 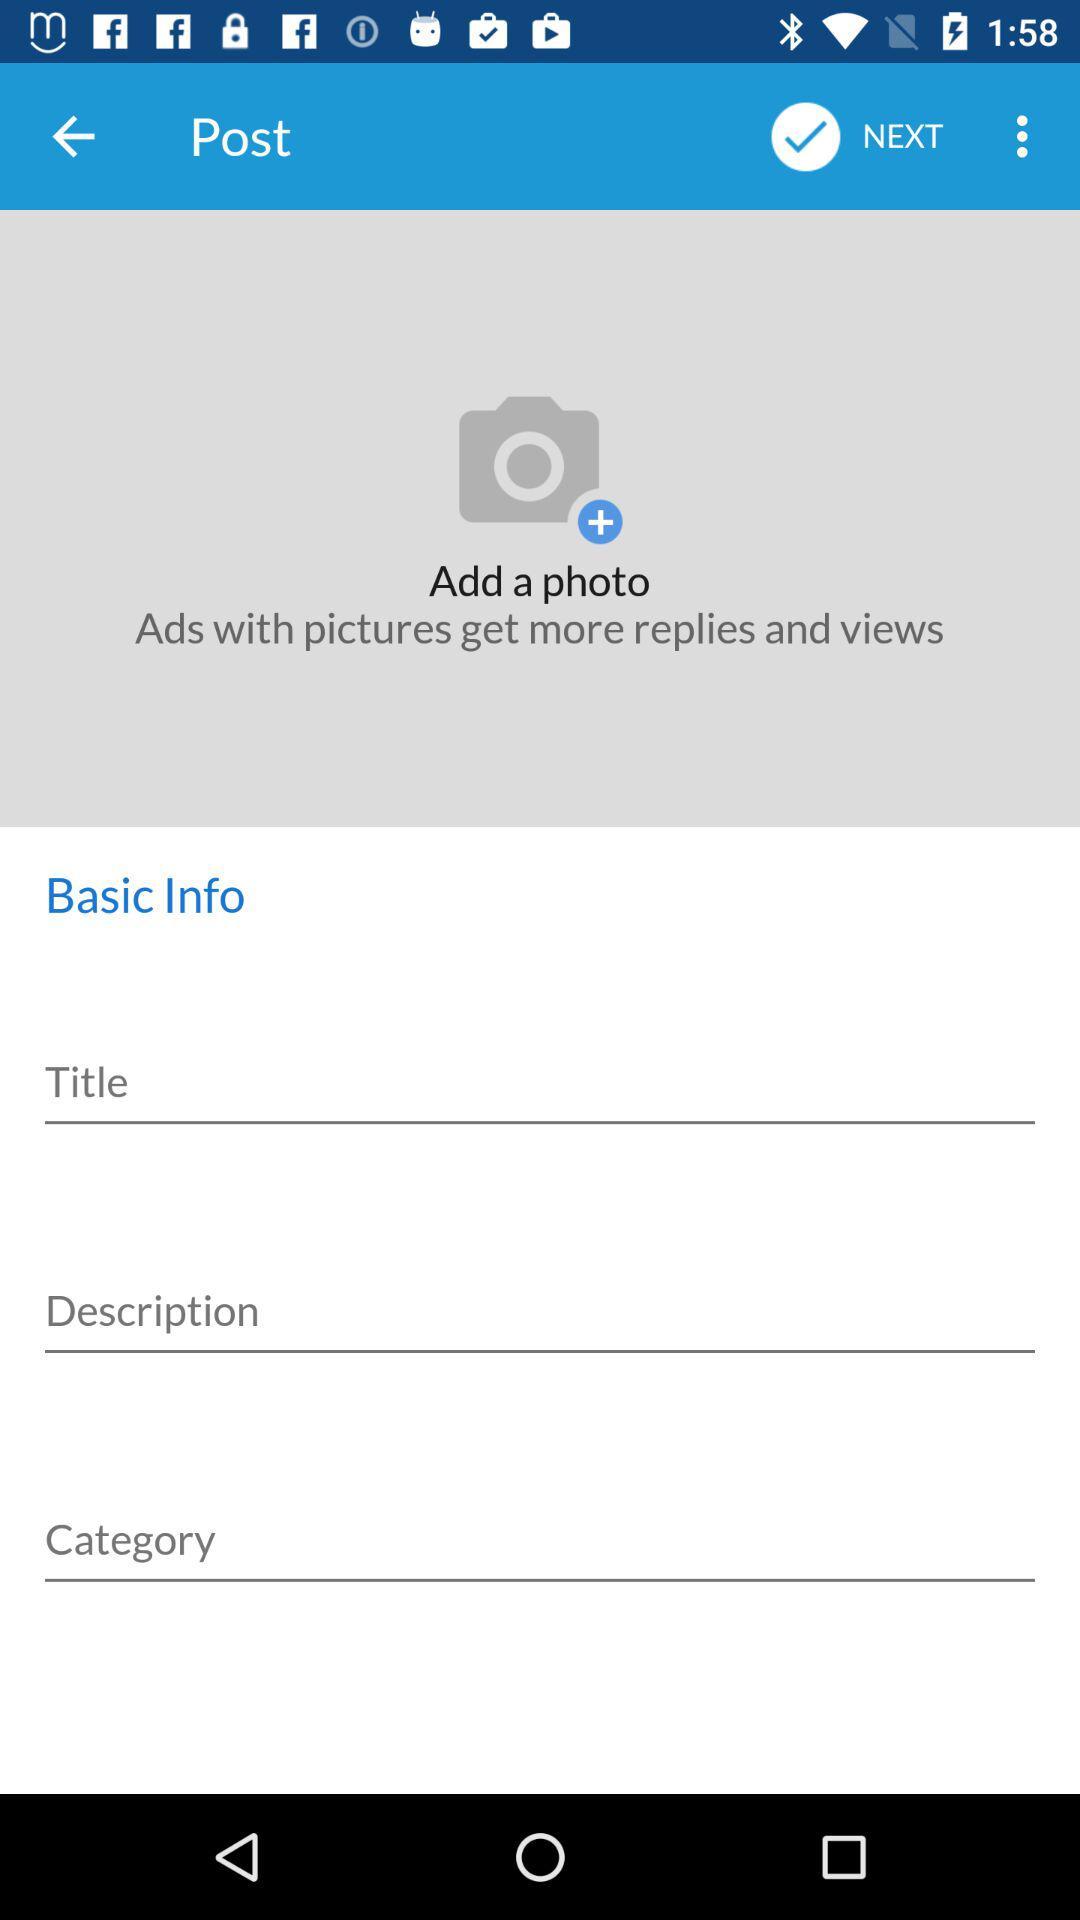 I want to click on title, so click(x=540, y=1067).